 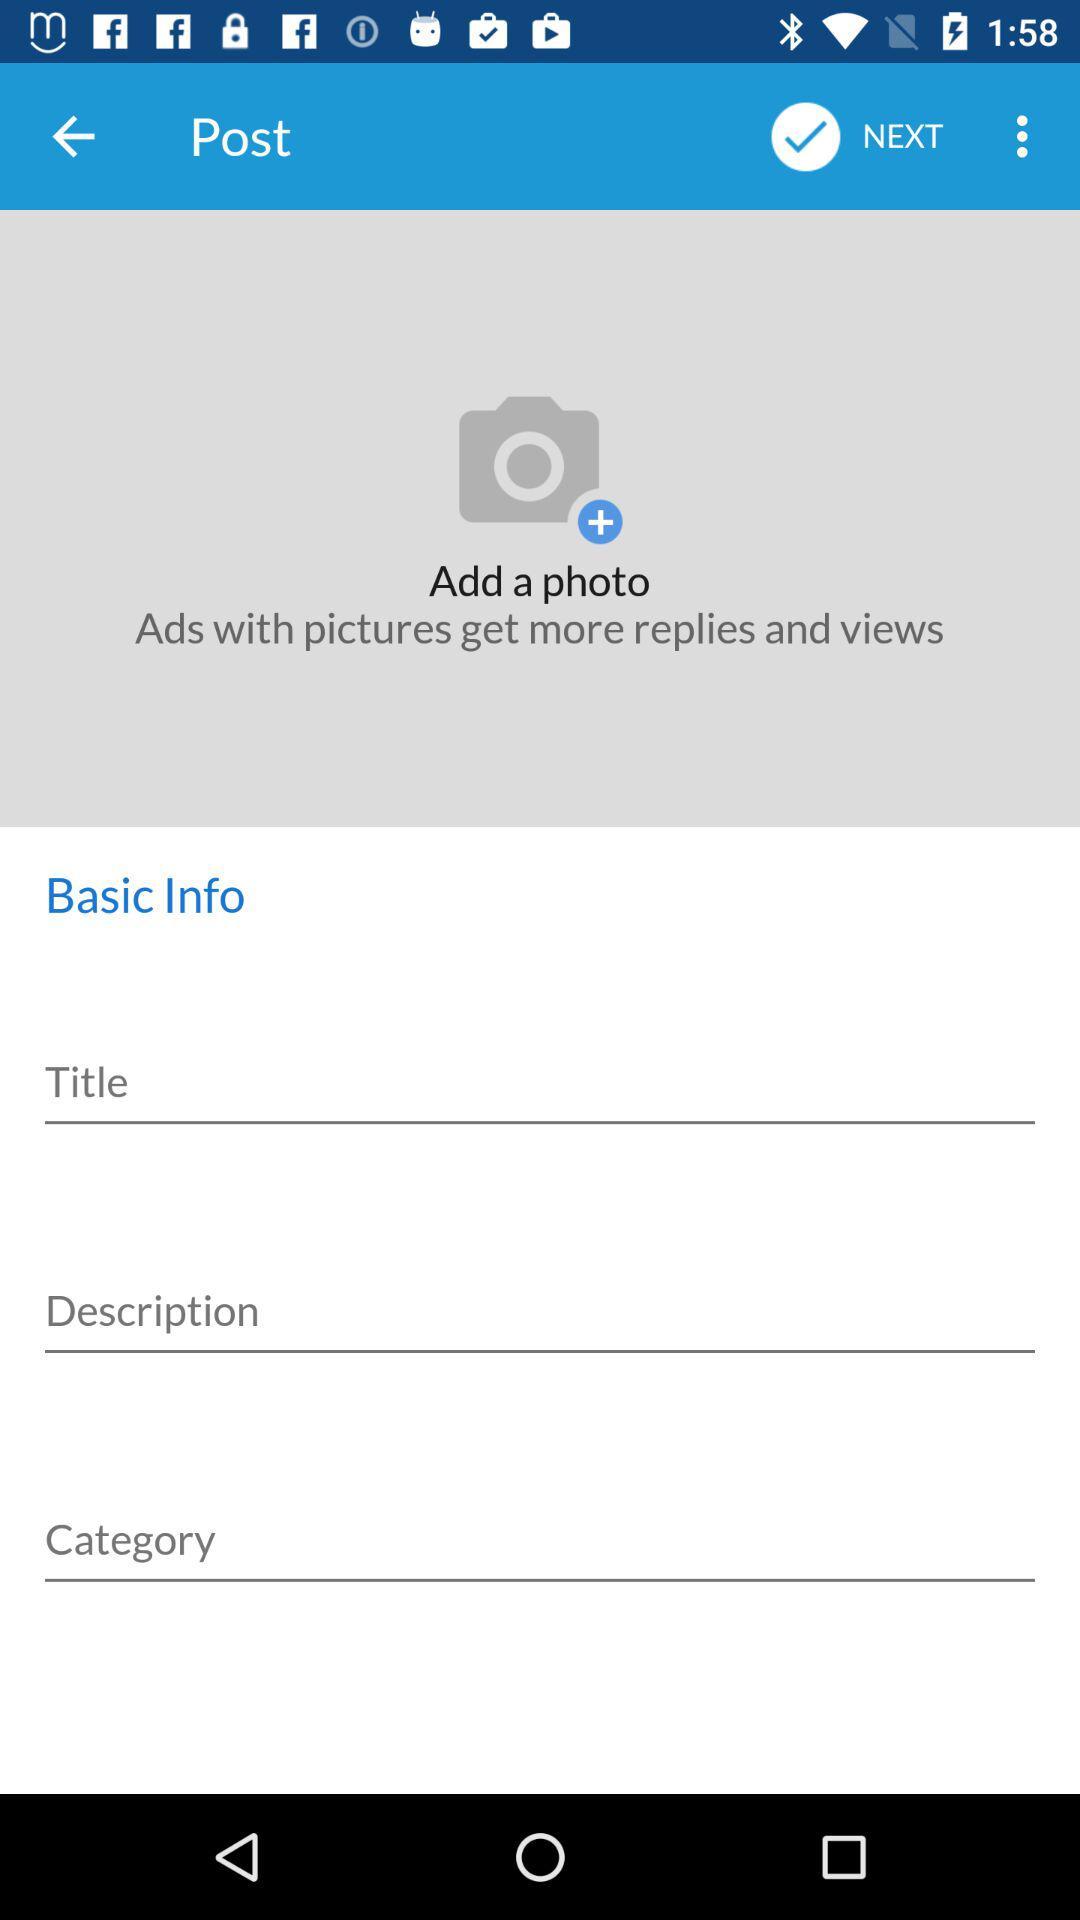 I want to click on title, so click(x=540, y=1067).